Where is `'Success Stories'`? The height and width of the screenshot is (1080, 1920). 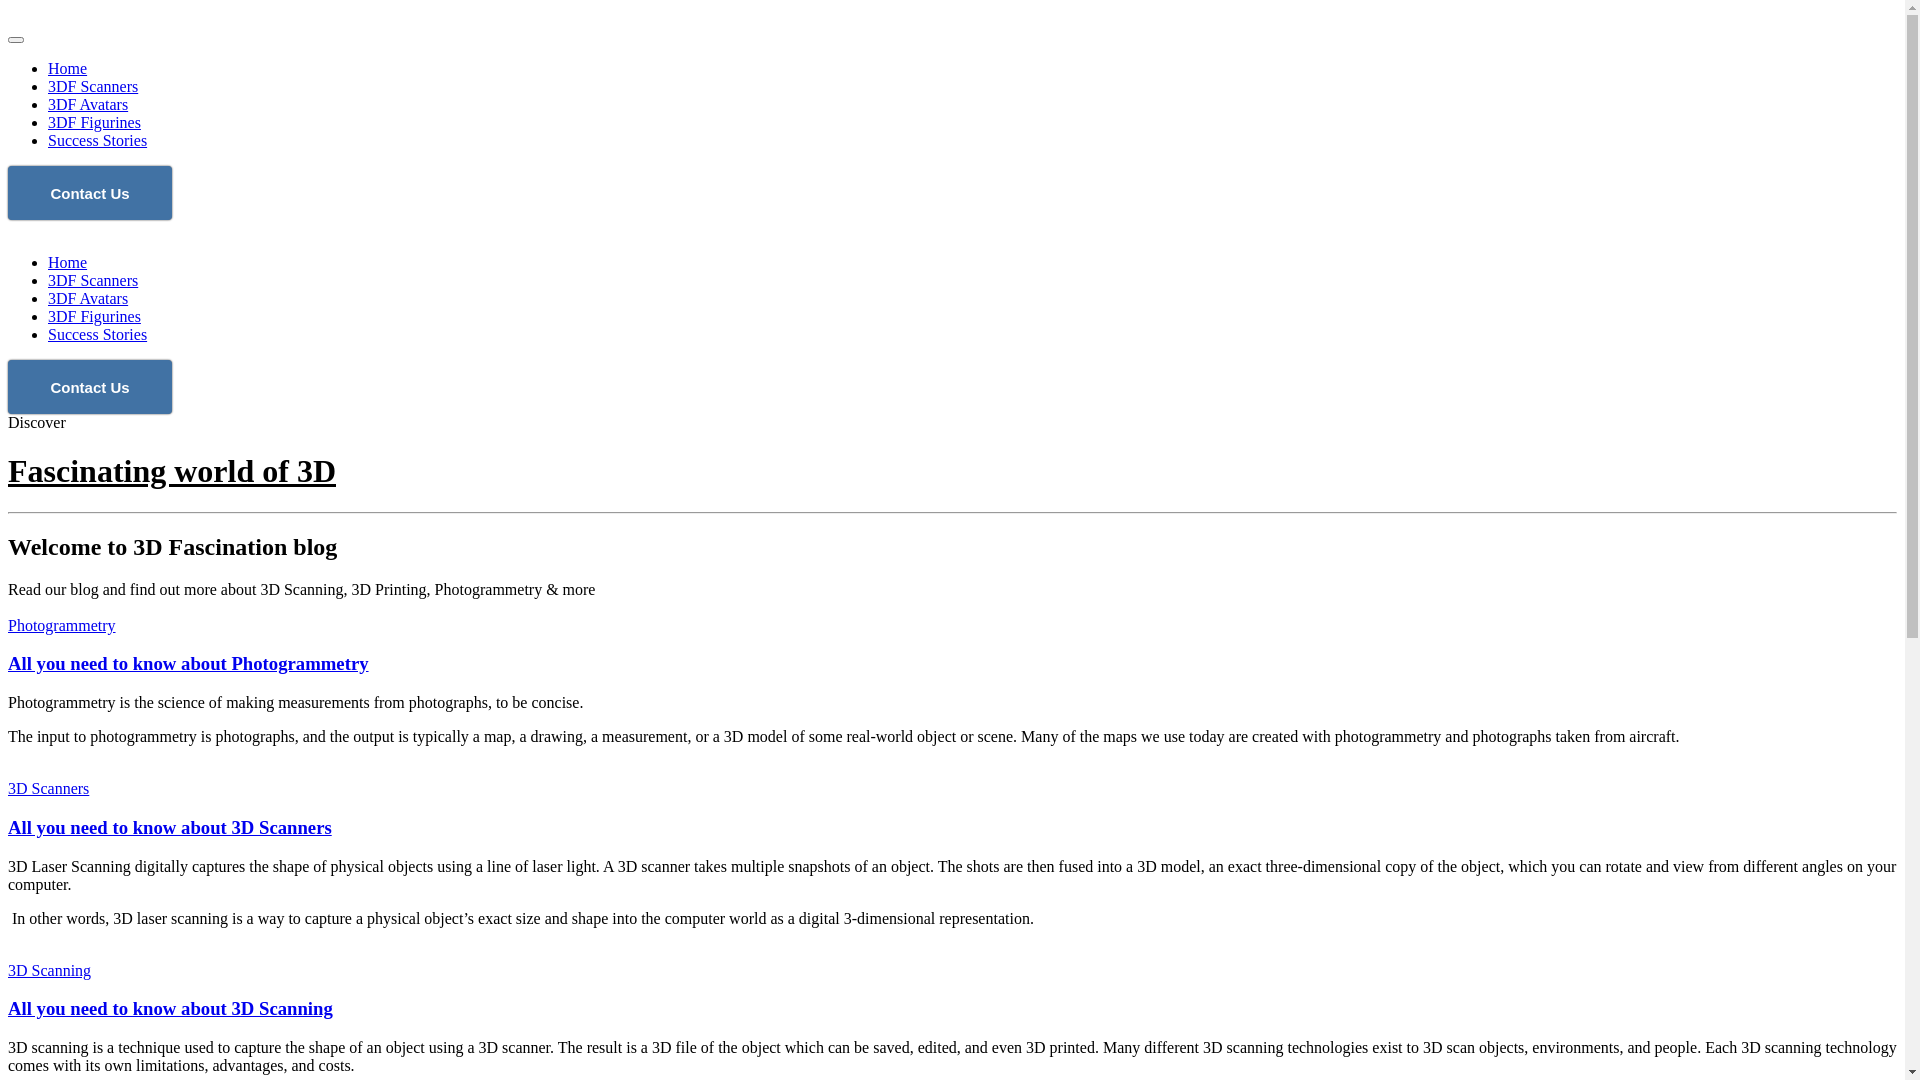
'Success Stories' is located at coordinates (96, 333).